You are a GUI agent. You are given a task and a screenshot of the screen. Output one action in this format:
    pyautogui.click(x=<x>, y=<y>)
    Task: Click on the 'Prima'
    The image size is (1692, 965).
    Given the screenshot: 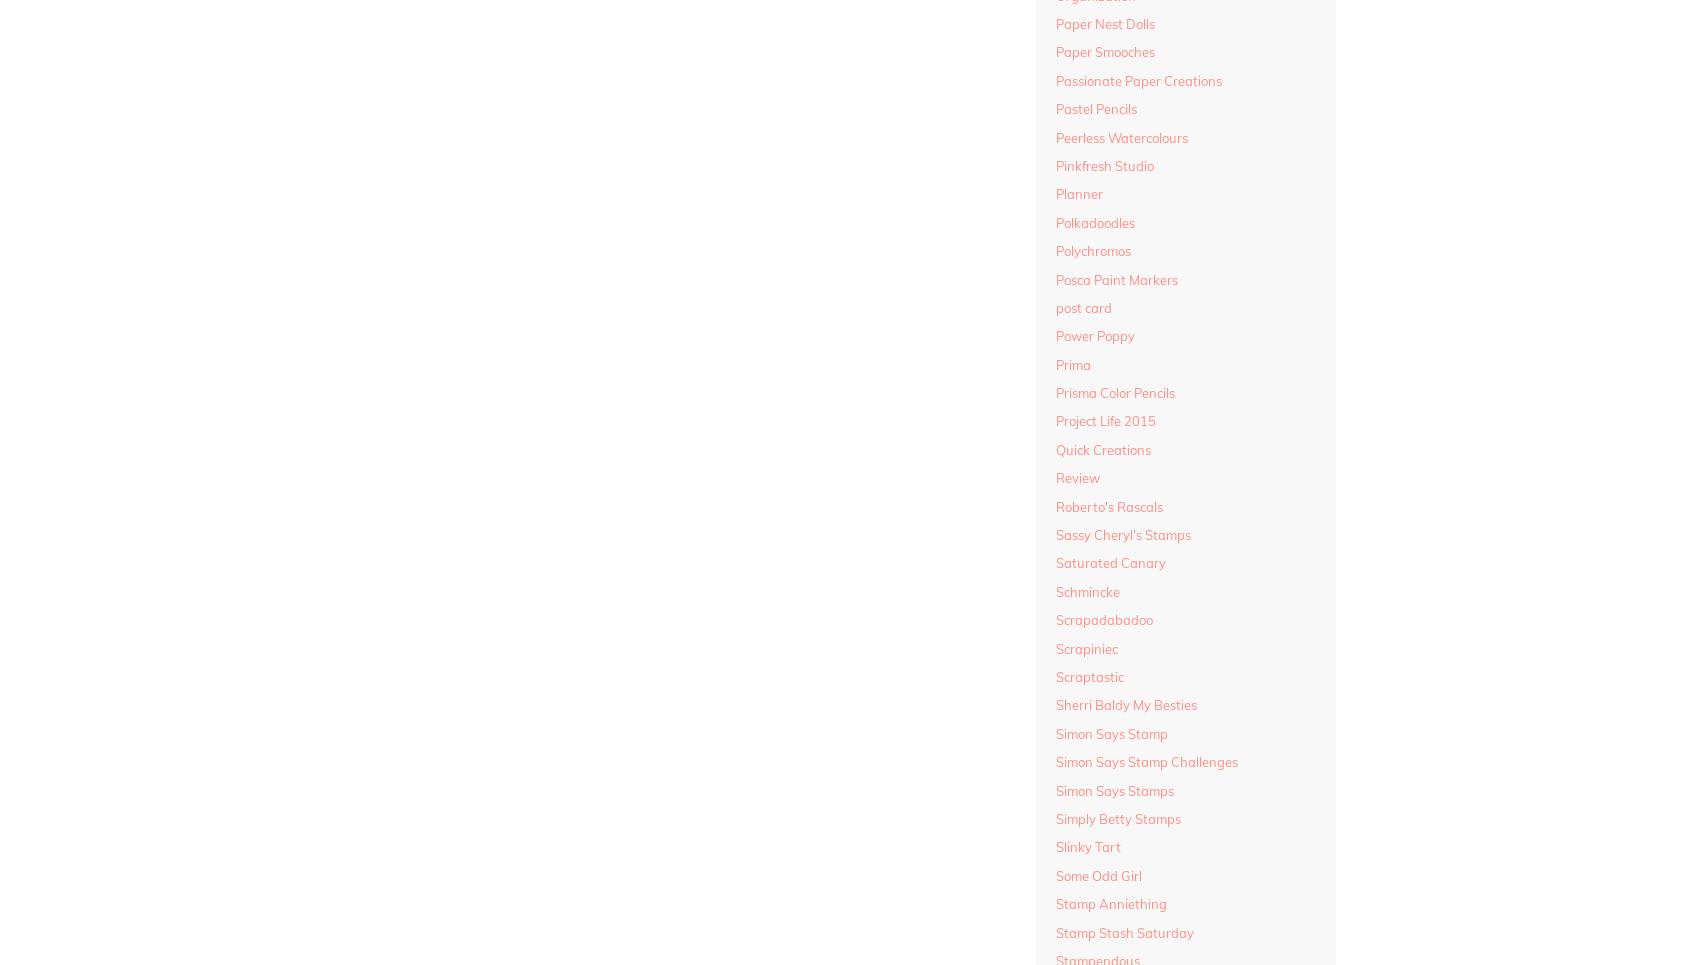 What is the action you would take?
    pyautogui.click(x=1072, y=363)
    